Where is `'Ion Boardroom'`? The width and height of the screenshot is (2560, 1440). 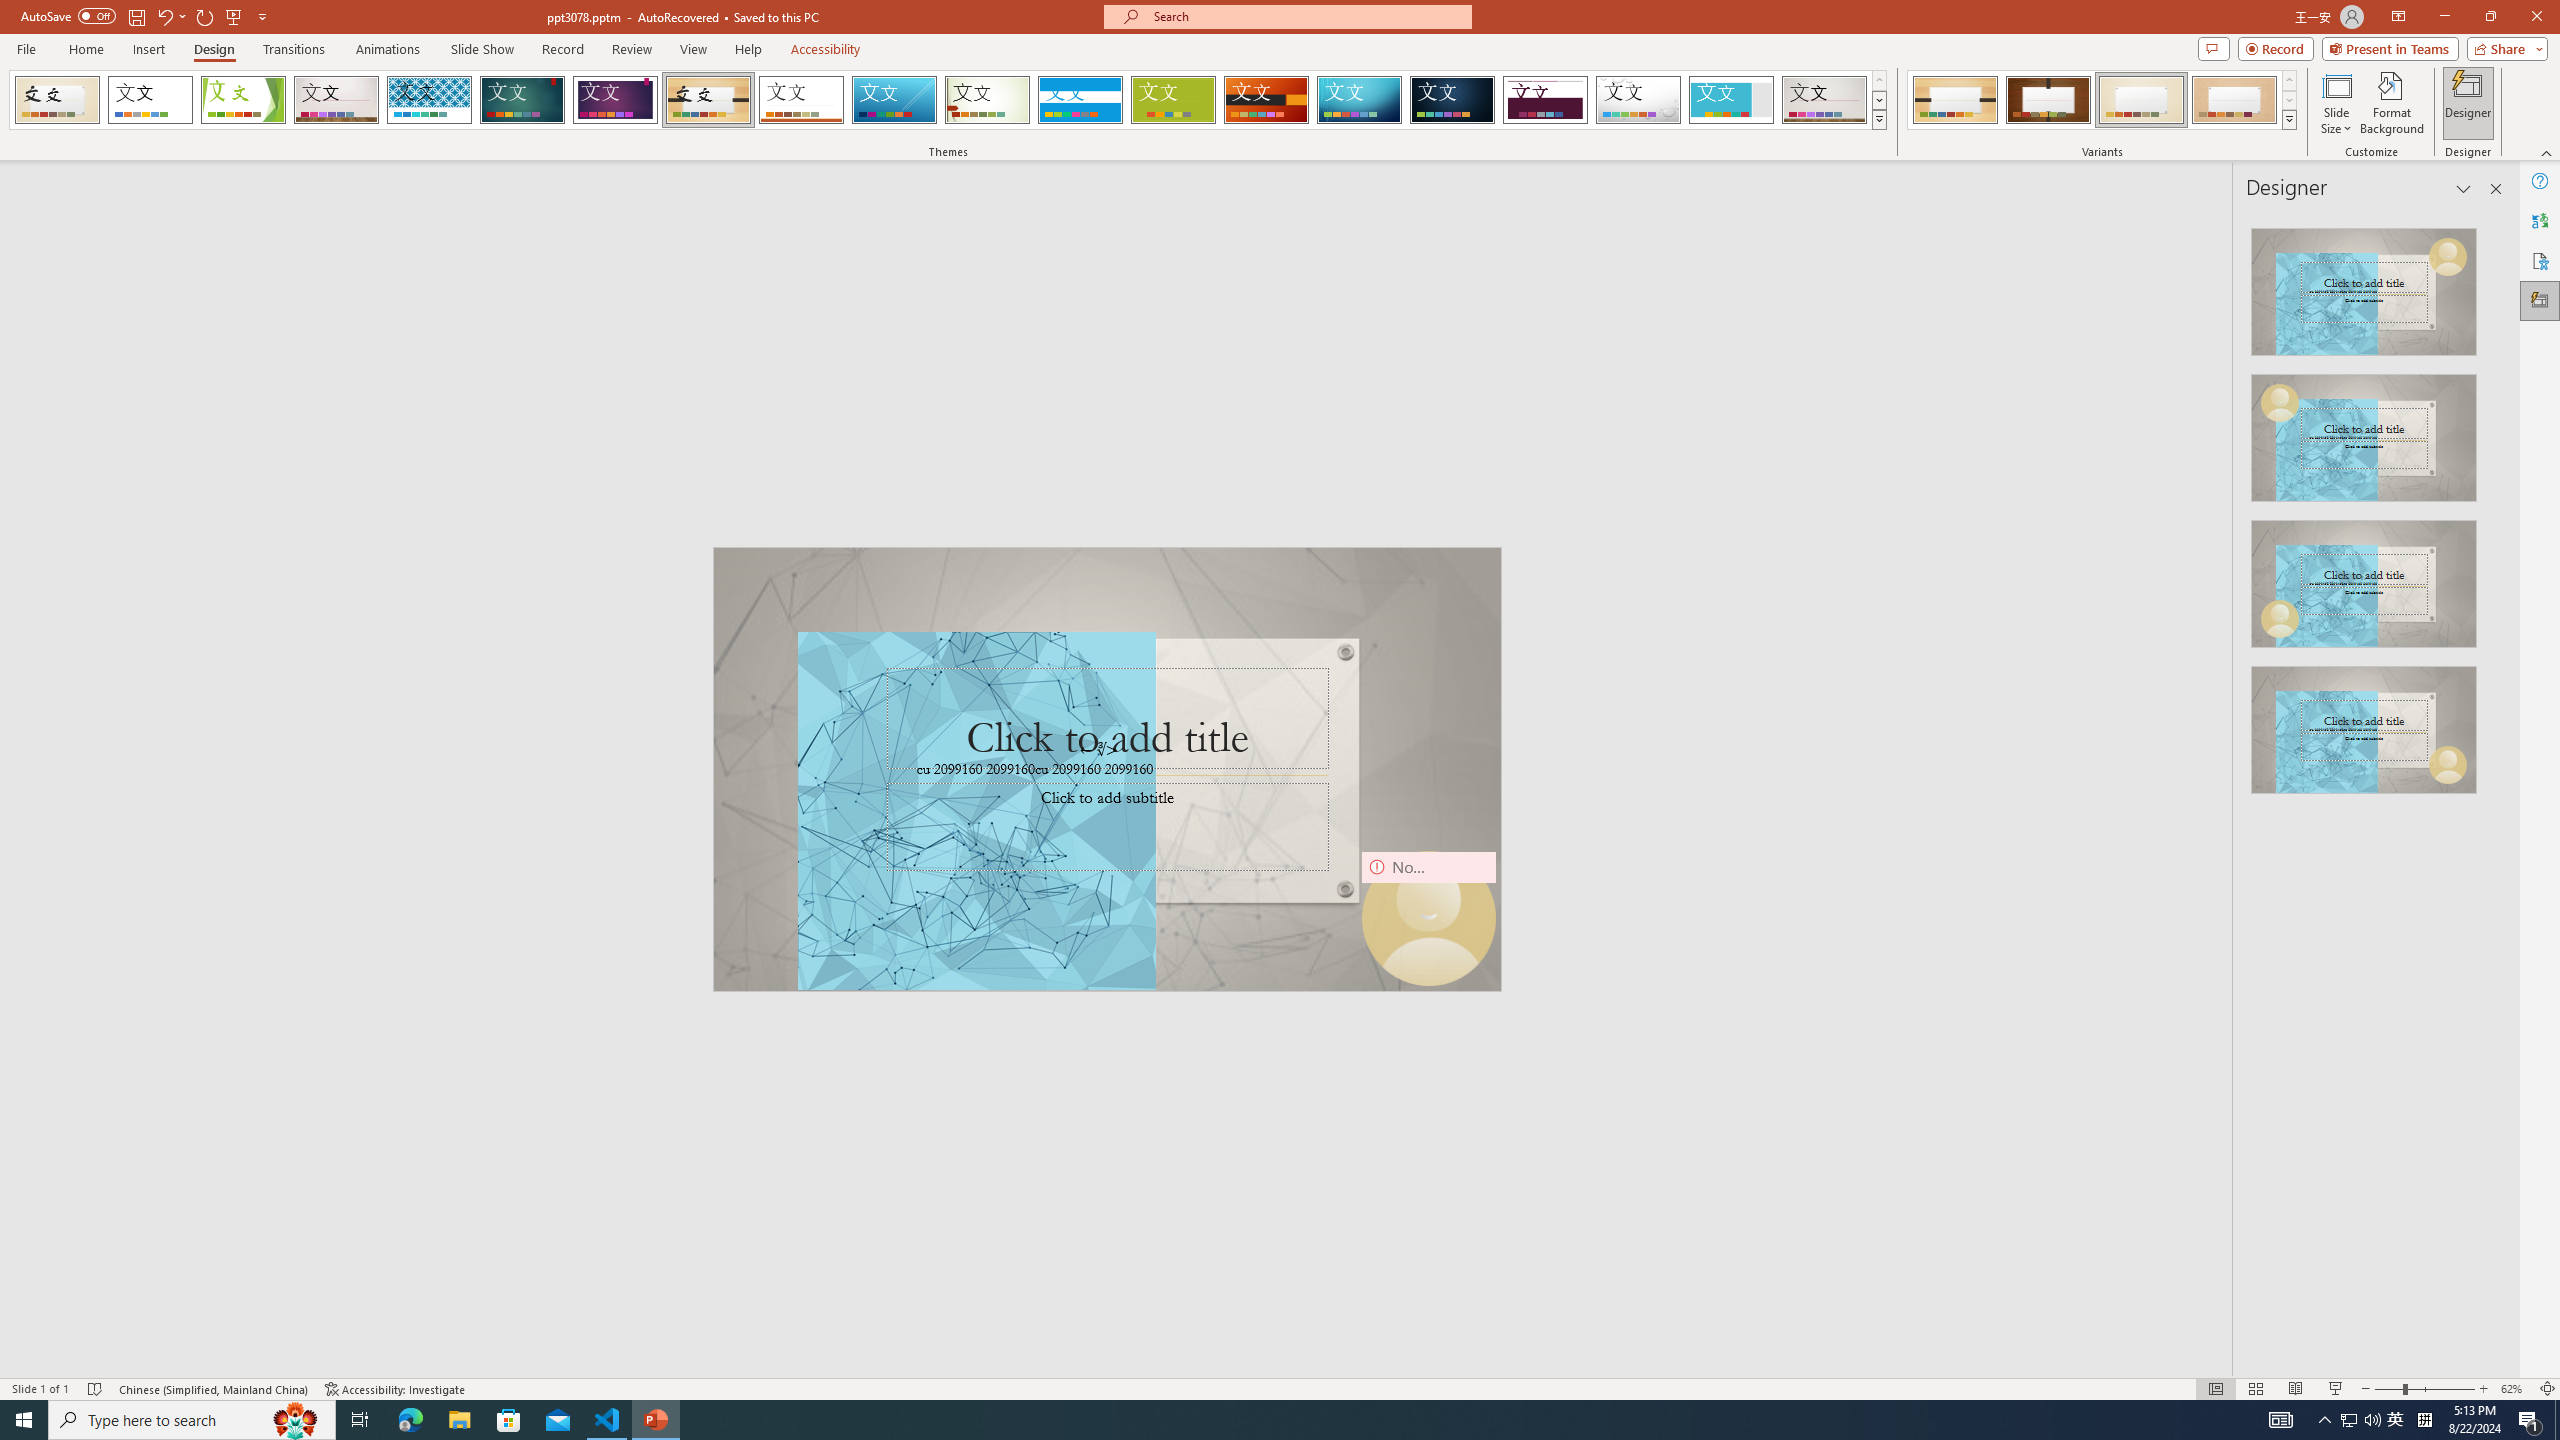
'Ion Boardroom' is located at coordinates (615, 99).